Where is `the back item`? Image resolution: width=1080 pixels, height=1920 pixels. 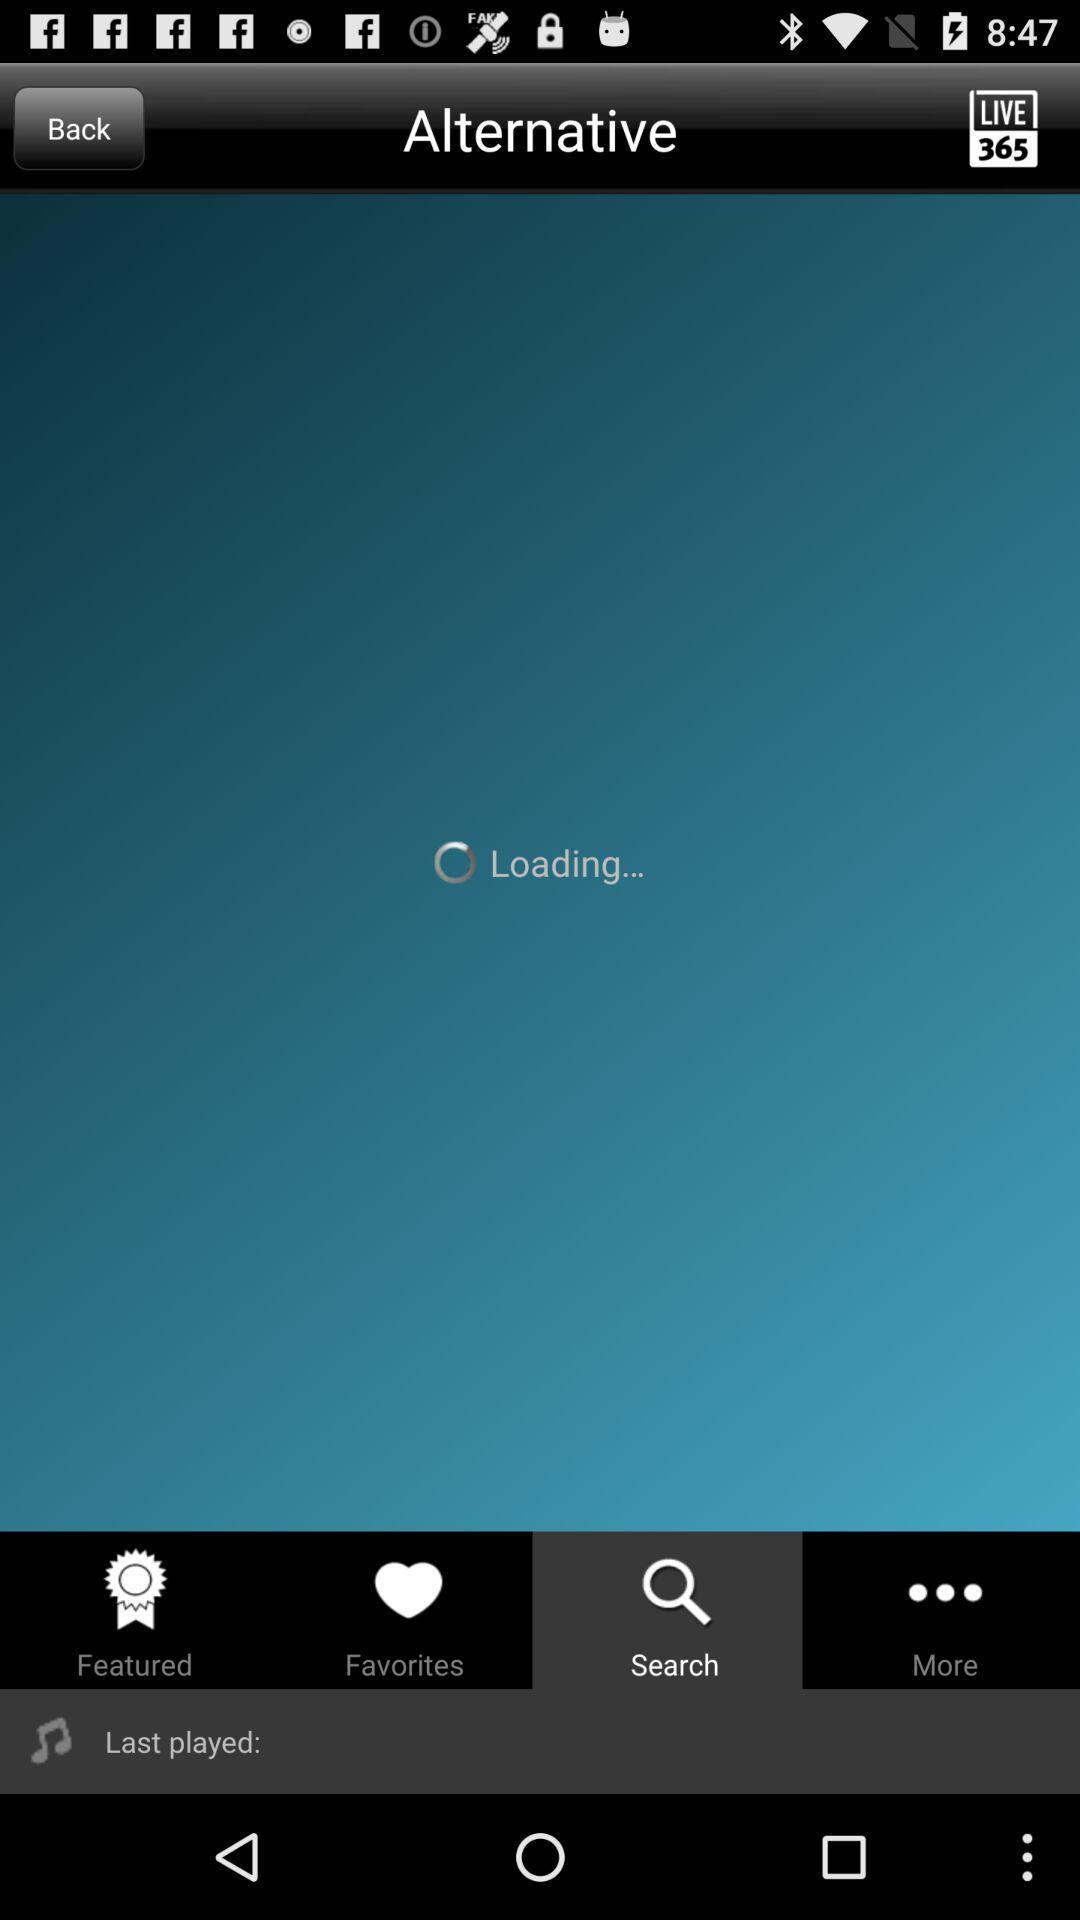 the back item is located at coordinates (78, 127).